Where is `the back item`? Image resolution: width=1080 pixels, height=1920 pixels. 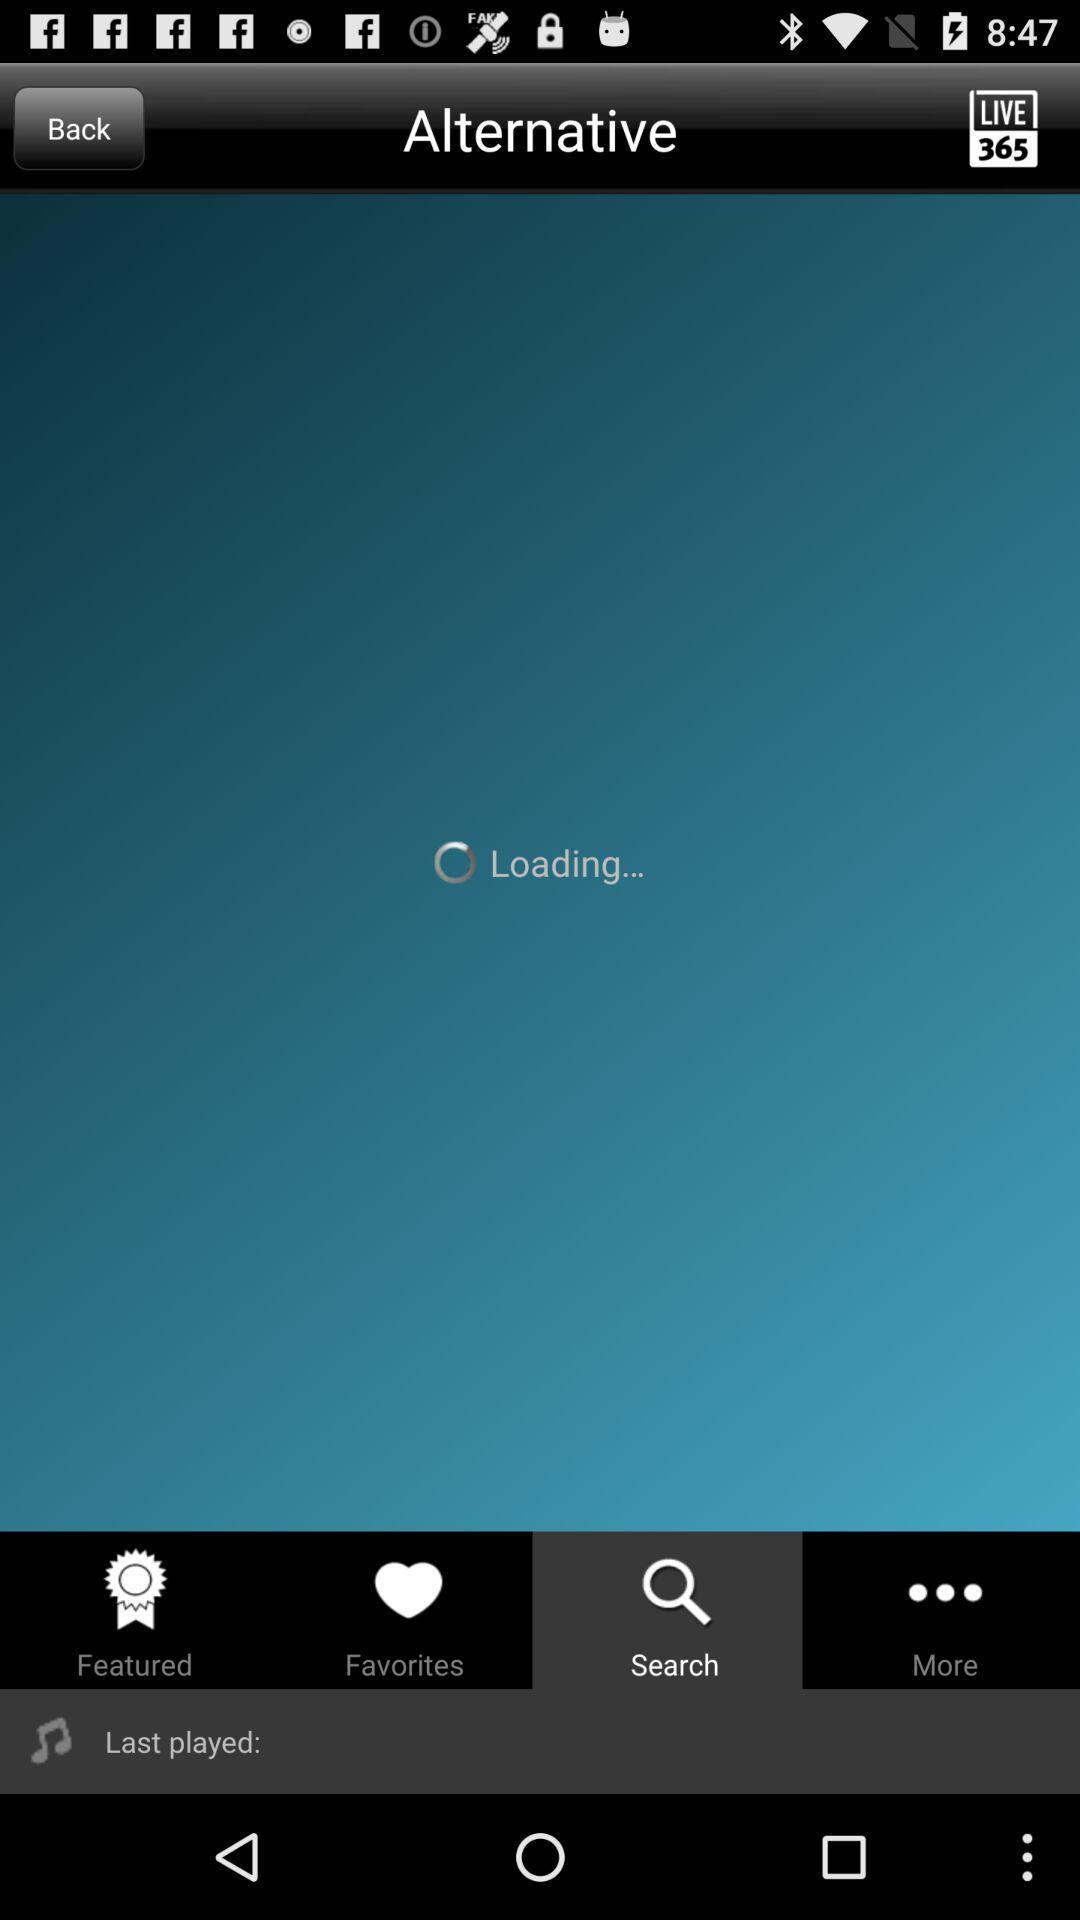 the back item is located at coordinates (78, 127).